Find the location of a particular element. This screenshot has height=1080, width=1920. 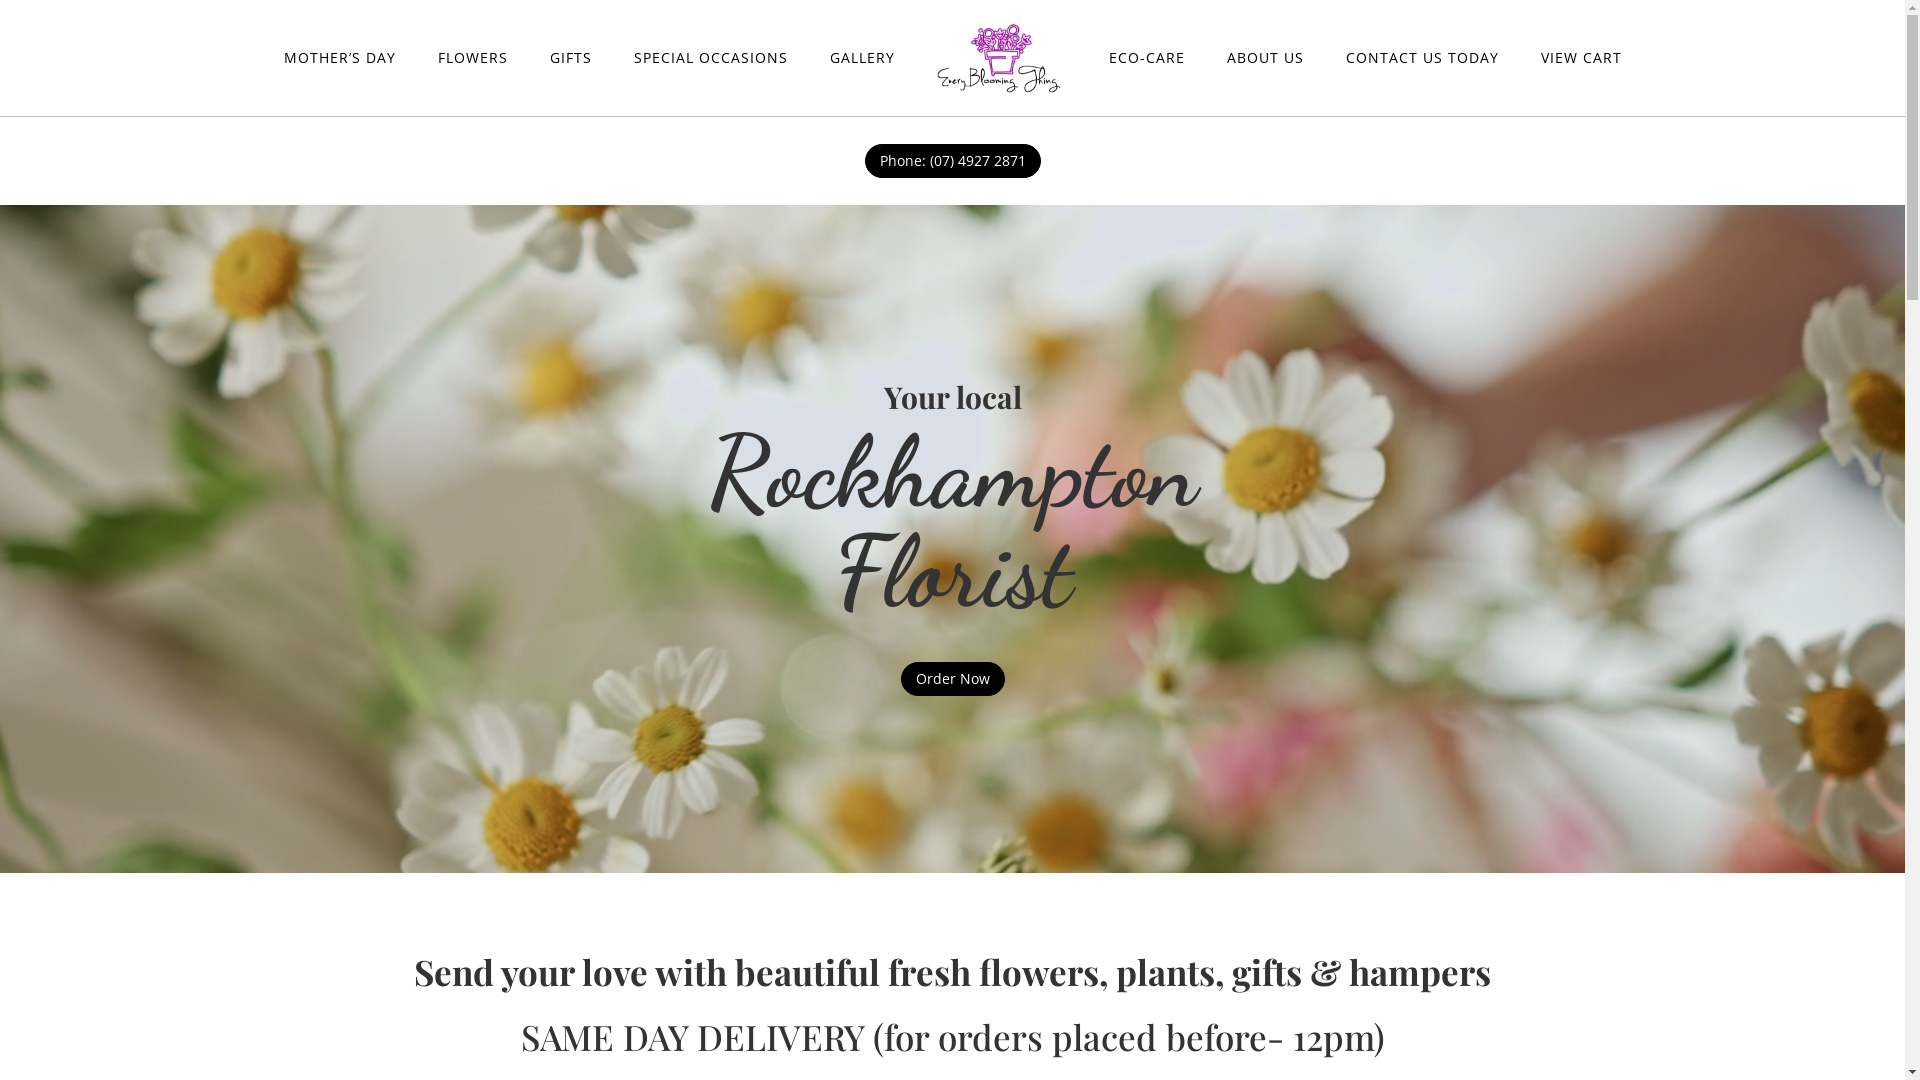

'GIFTS' is located at coordinates (570, 56).